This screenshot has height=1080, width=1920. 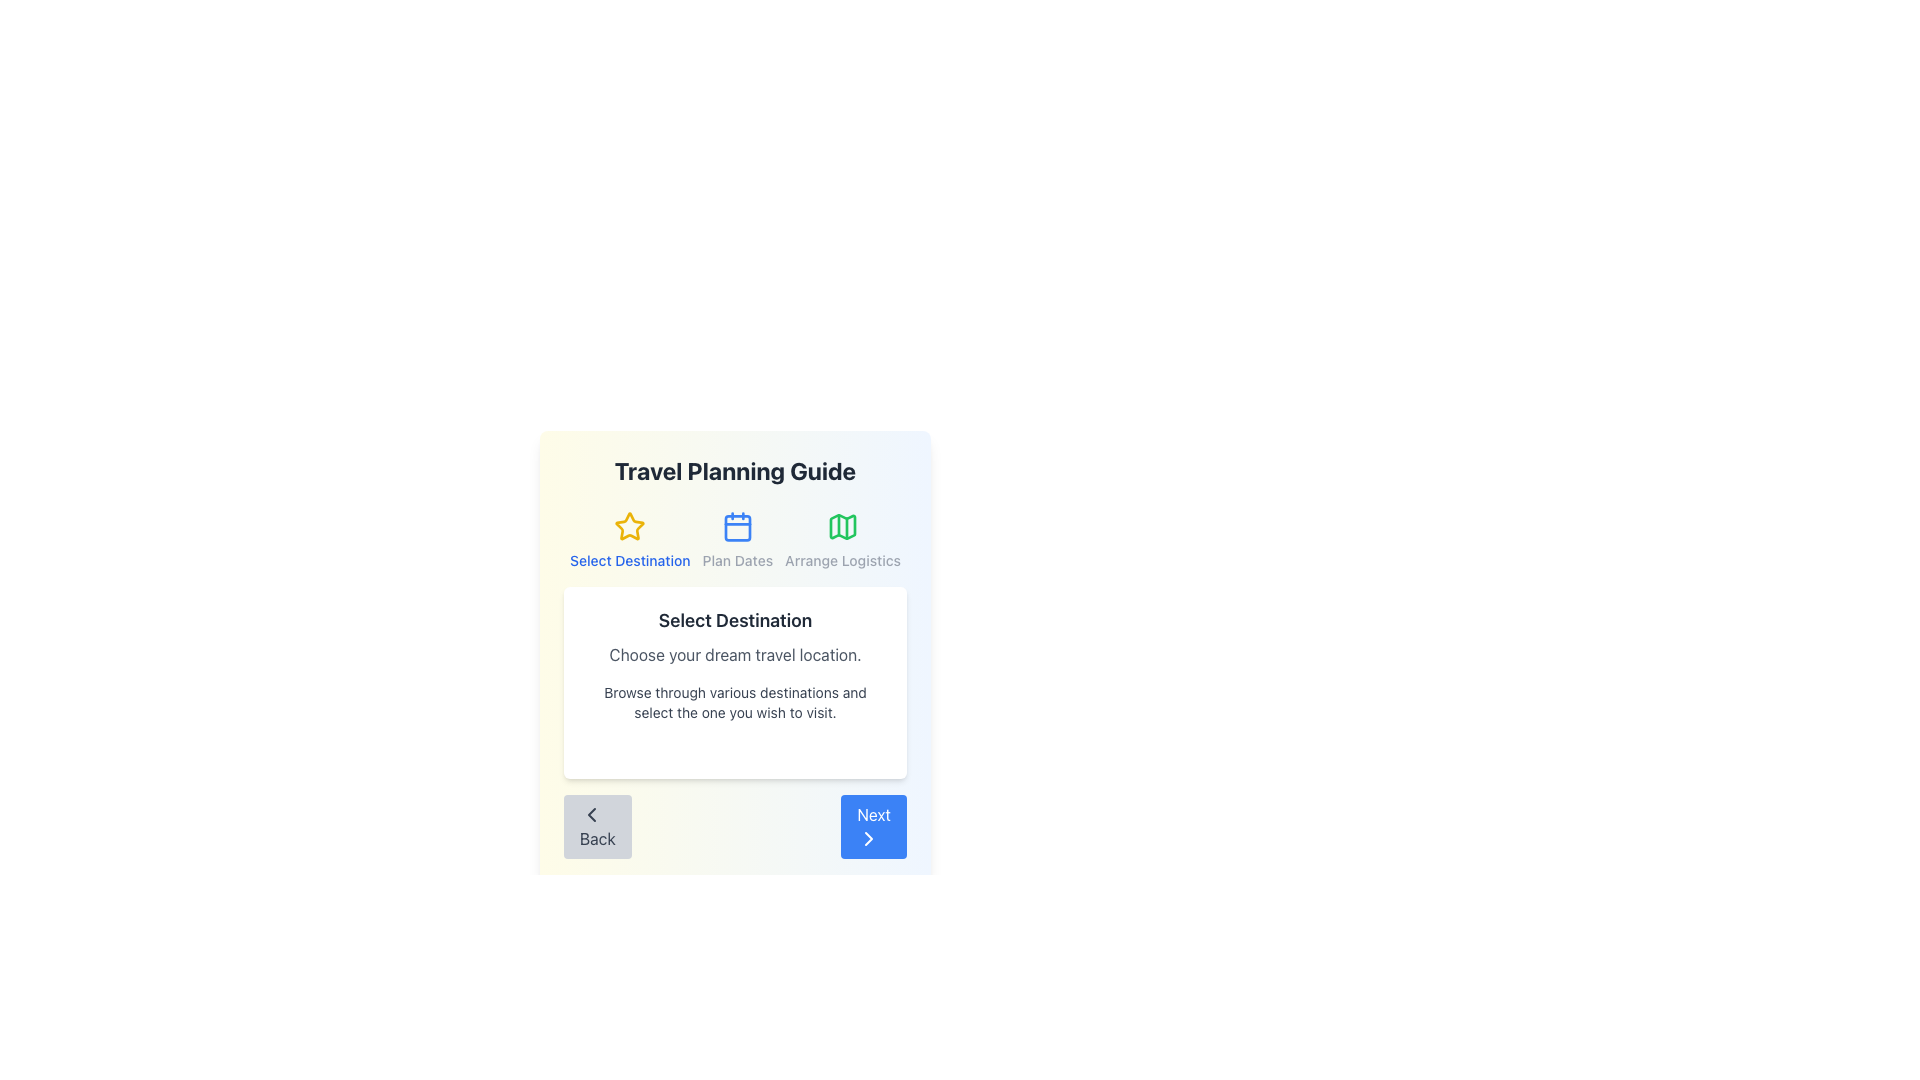 I want to click on the 'Arrange Logistics' button, which features a green map icon and is styled in gray, located below the 'Travel Planning Guide' header and to the right of 'Plan Dates', so click(x=843, y=540).